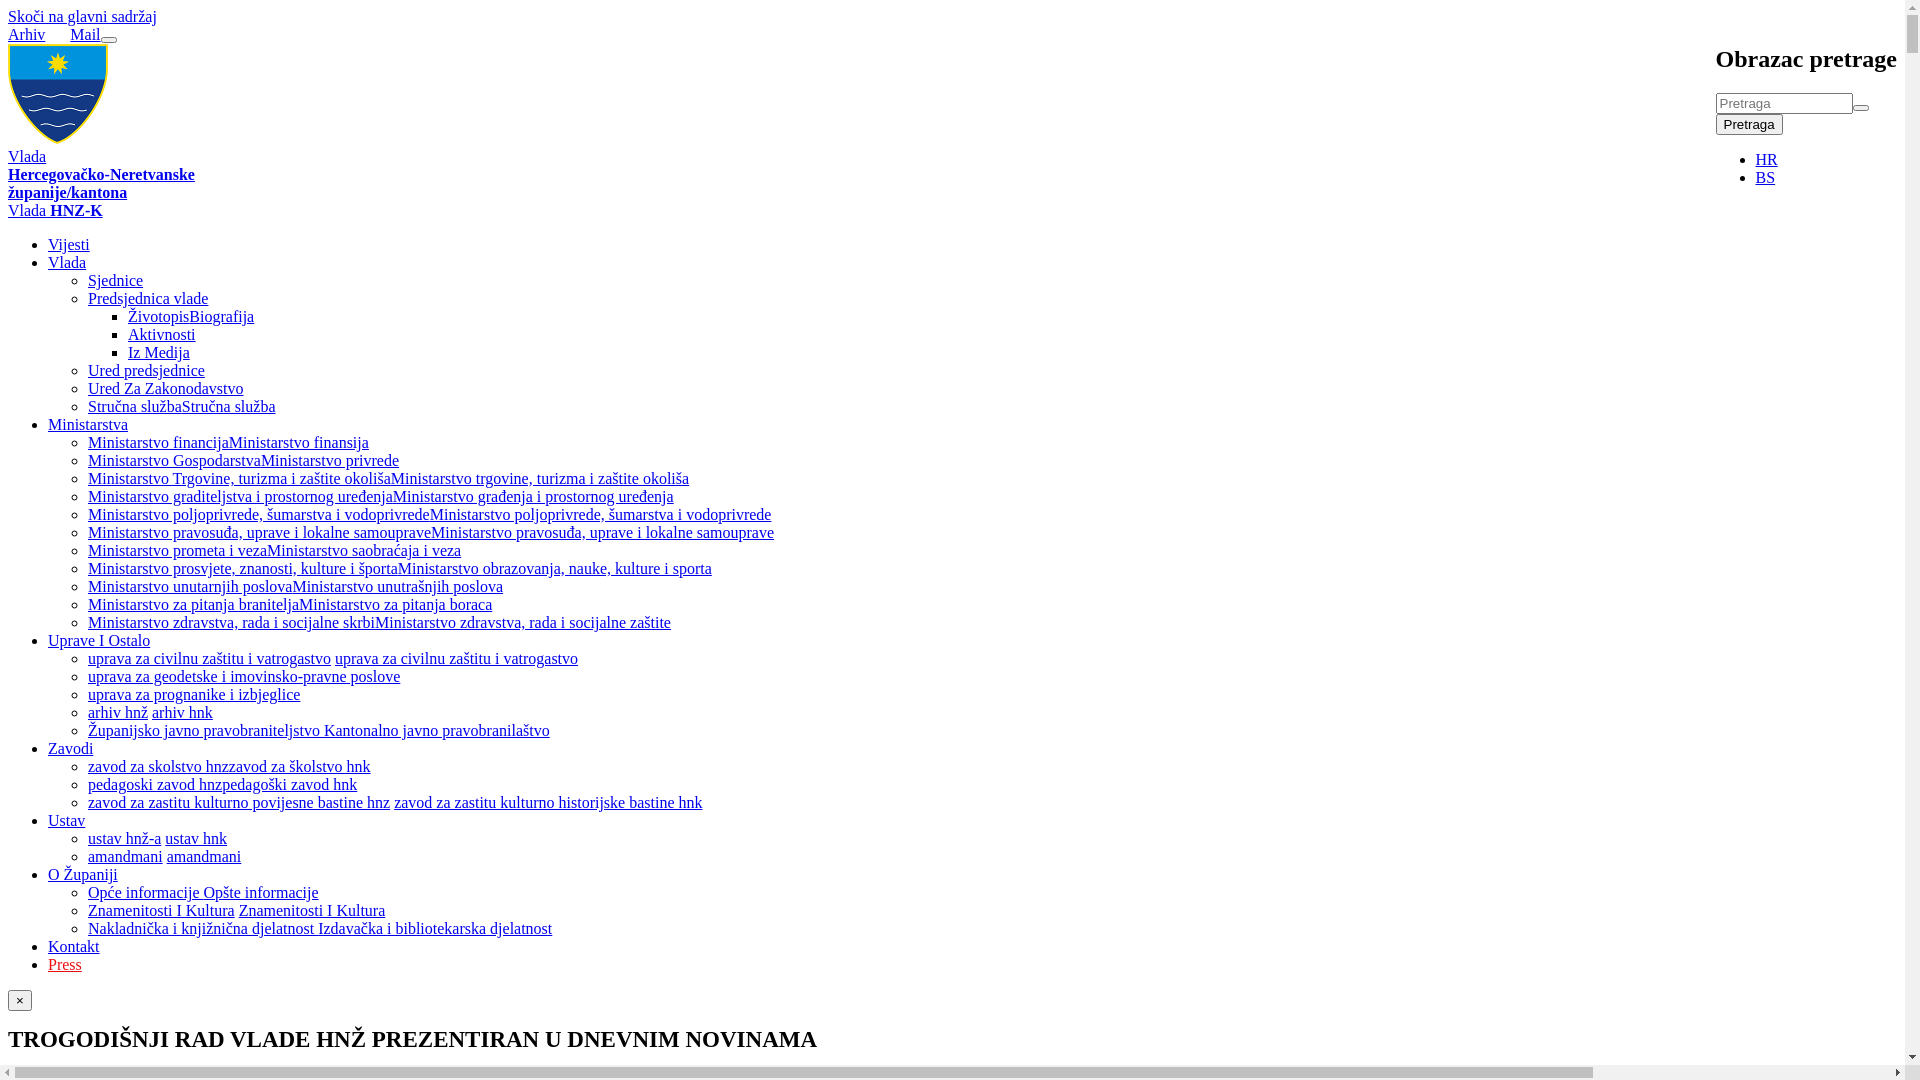  Describe the element at coordinates (86, 423) in the screenshot. I see `'Ministarstva'` at that location.